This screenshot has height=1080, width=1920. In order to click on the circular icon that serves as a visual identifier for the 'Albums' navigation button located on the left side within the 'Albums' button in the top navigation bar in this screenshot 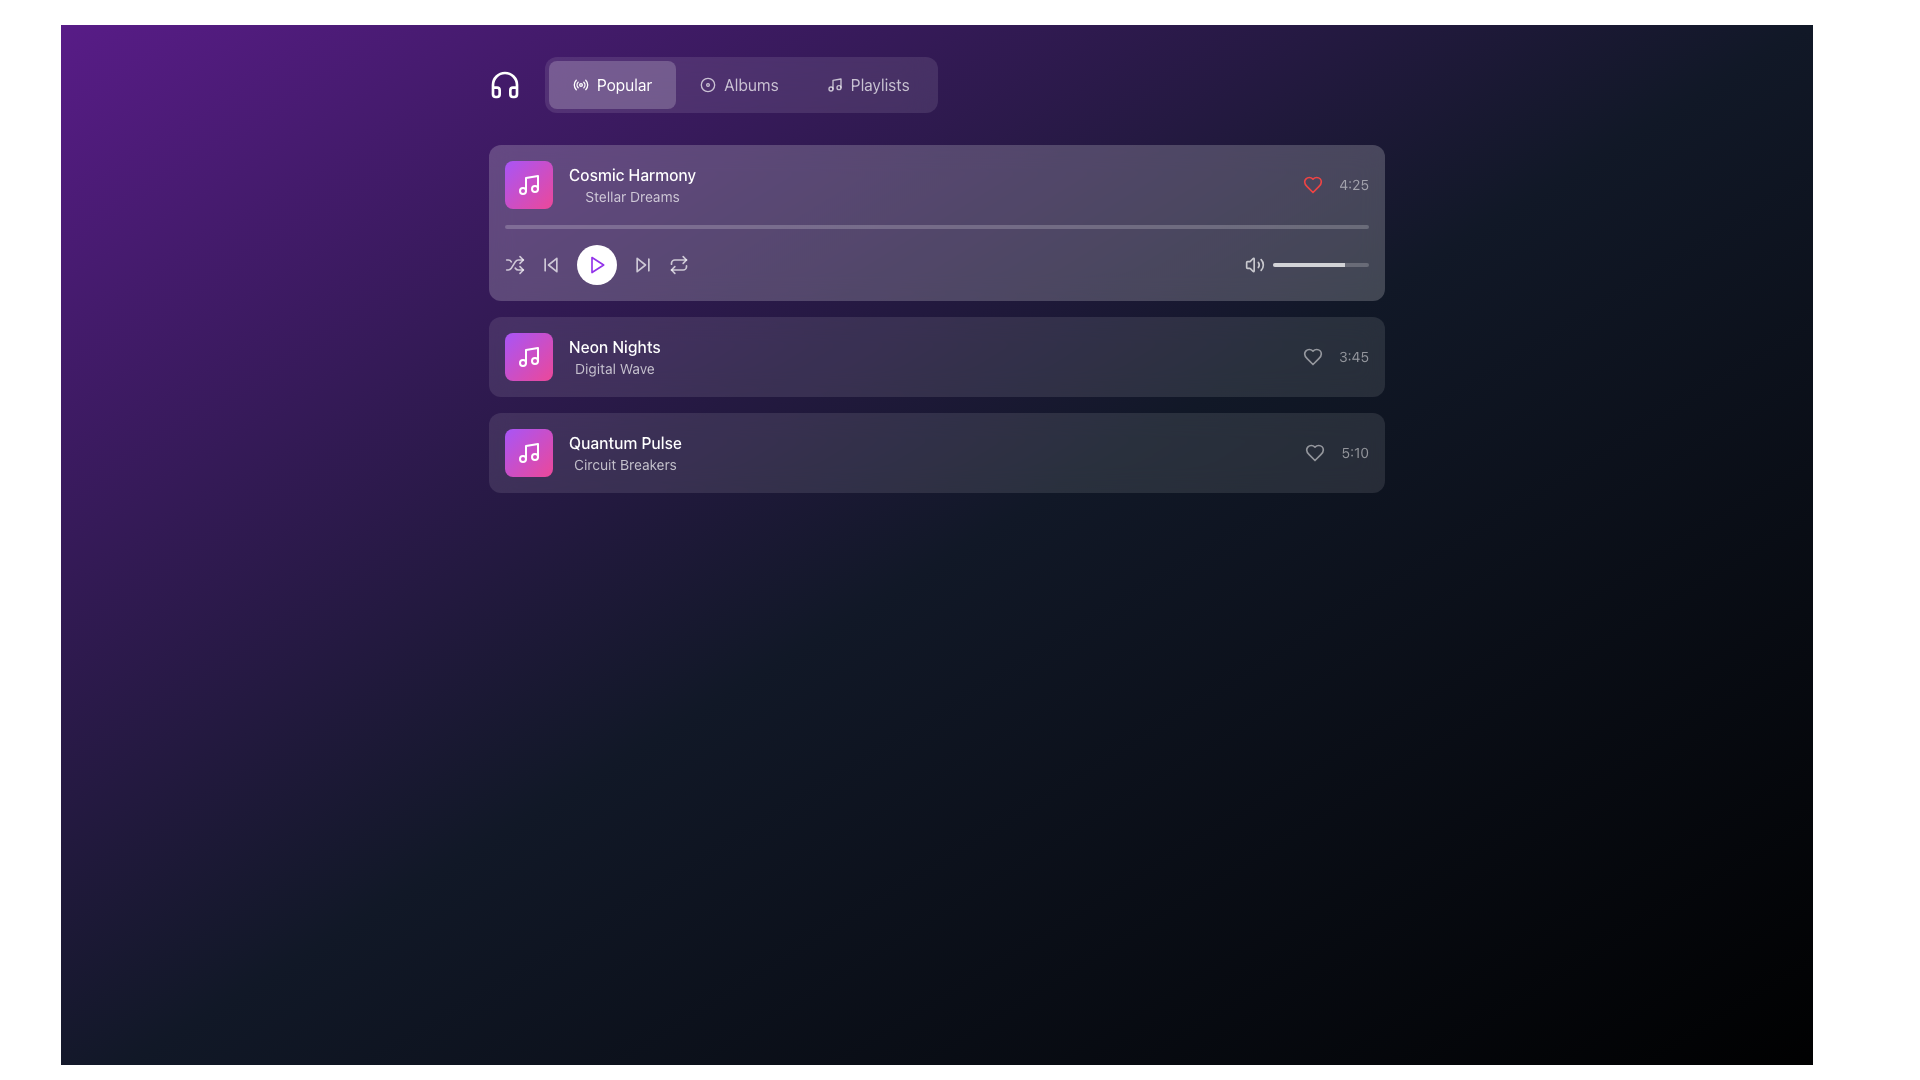, I will do `click(708, 83)`.